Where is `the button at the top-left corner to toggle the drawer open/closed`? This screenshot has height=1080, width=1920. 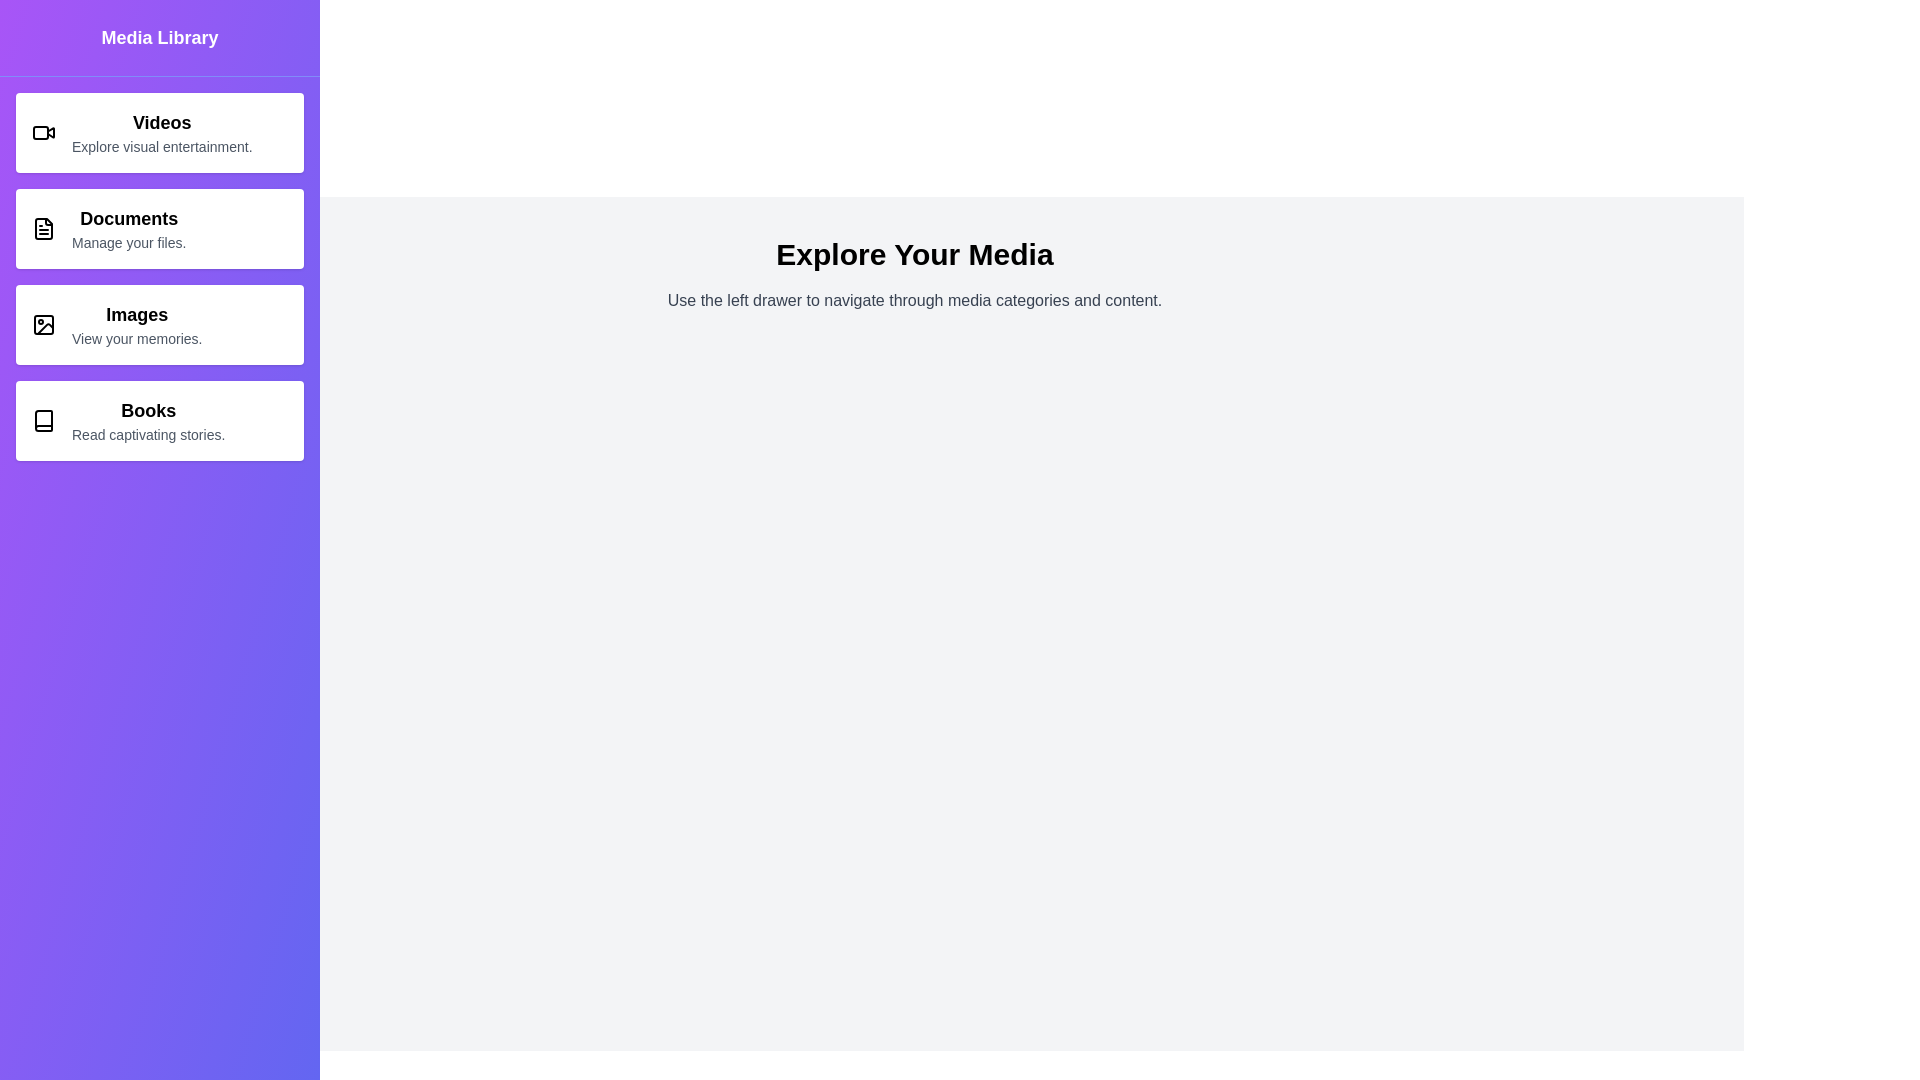 the button at the top-left corner to toggle the drawer open/closed is located at coordinates (43, 43).